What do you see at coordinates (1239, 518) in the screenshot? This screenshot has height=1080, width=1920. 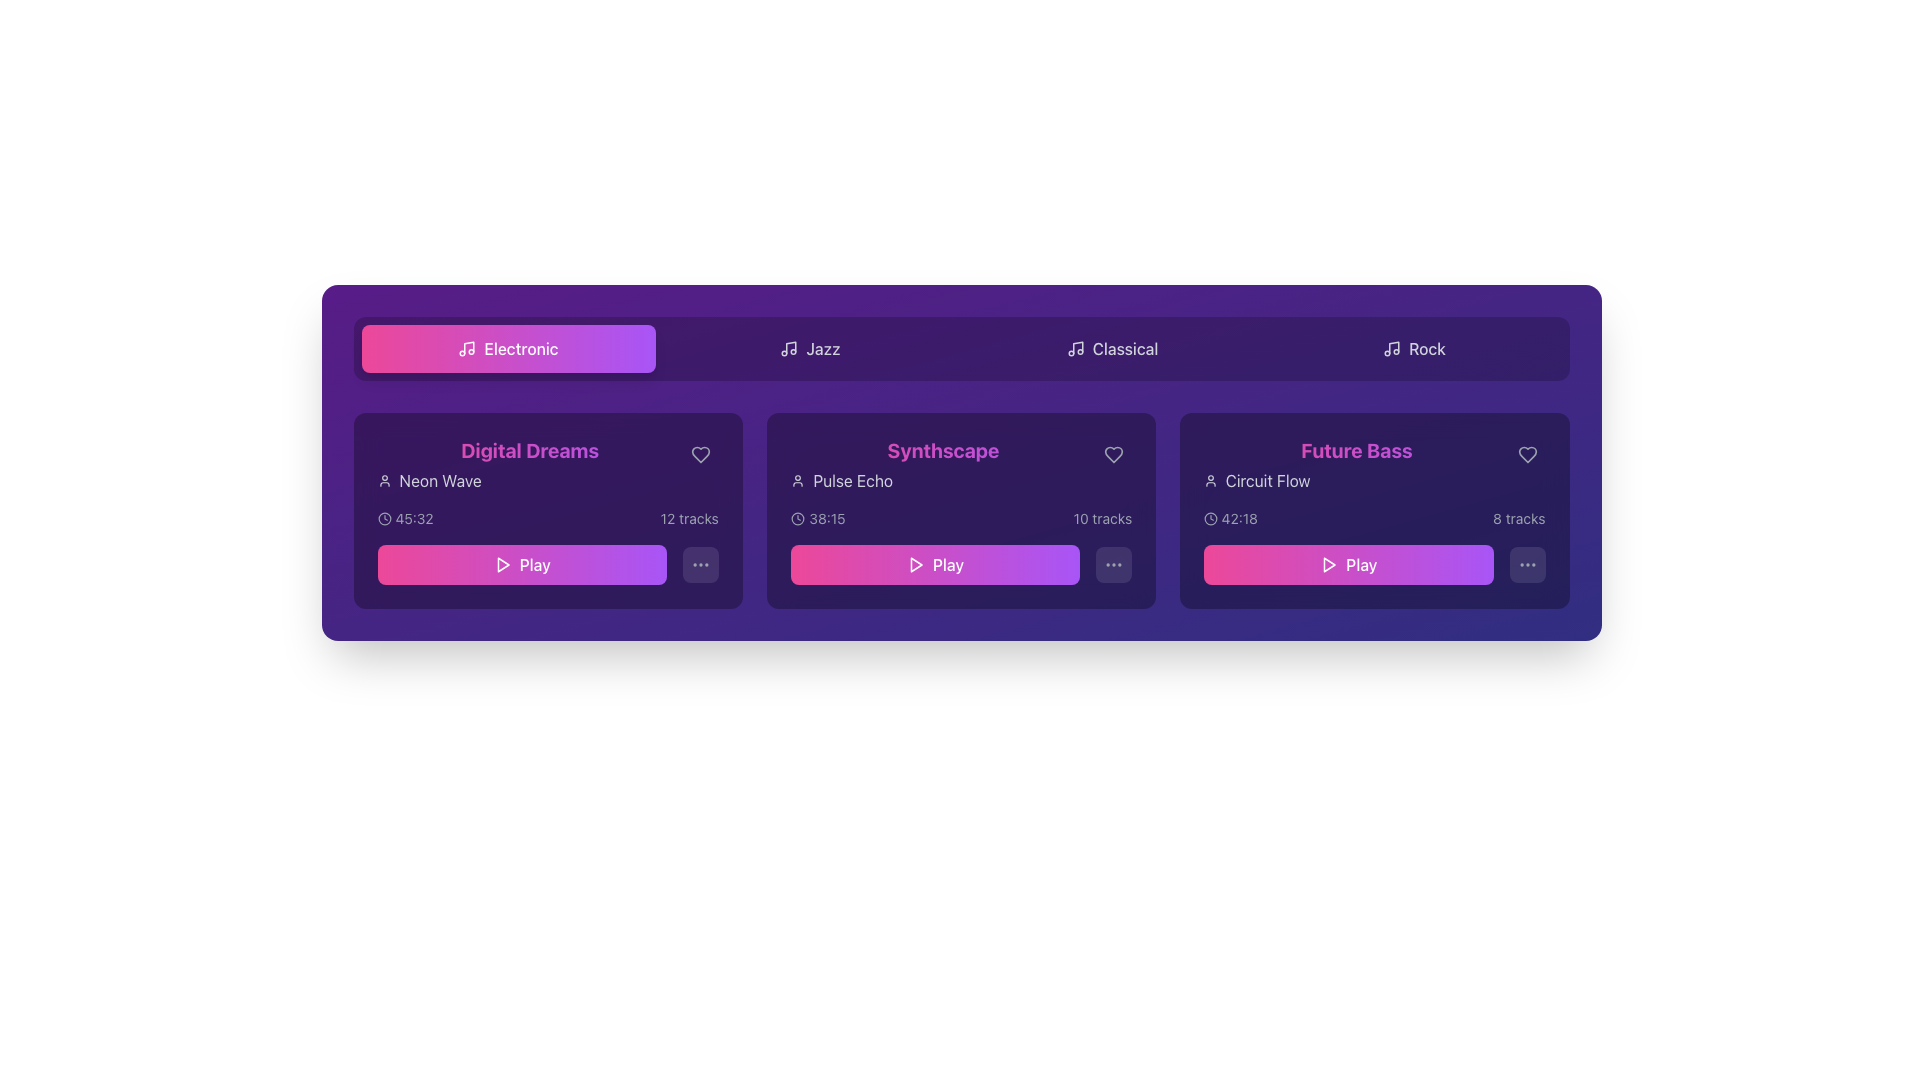 I see `the static text display reading '42:18' styled in white against a purple background, indicating a timestamp or duration, located within the 'Future Bass' card` at bounding box center [1239, 518].